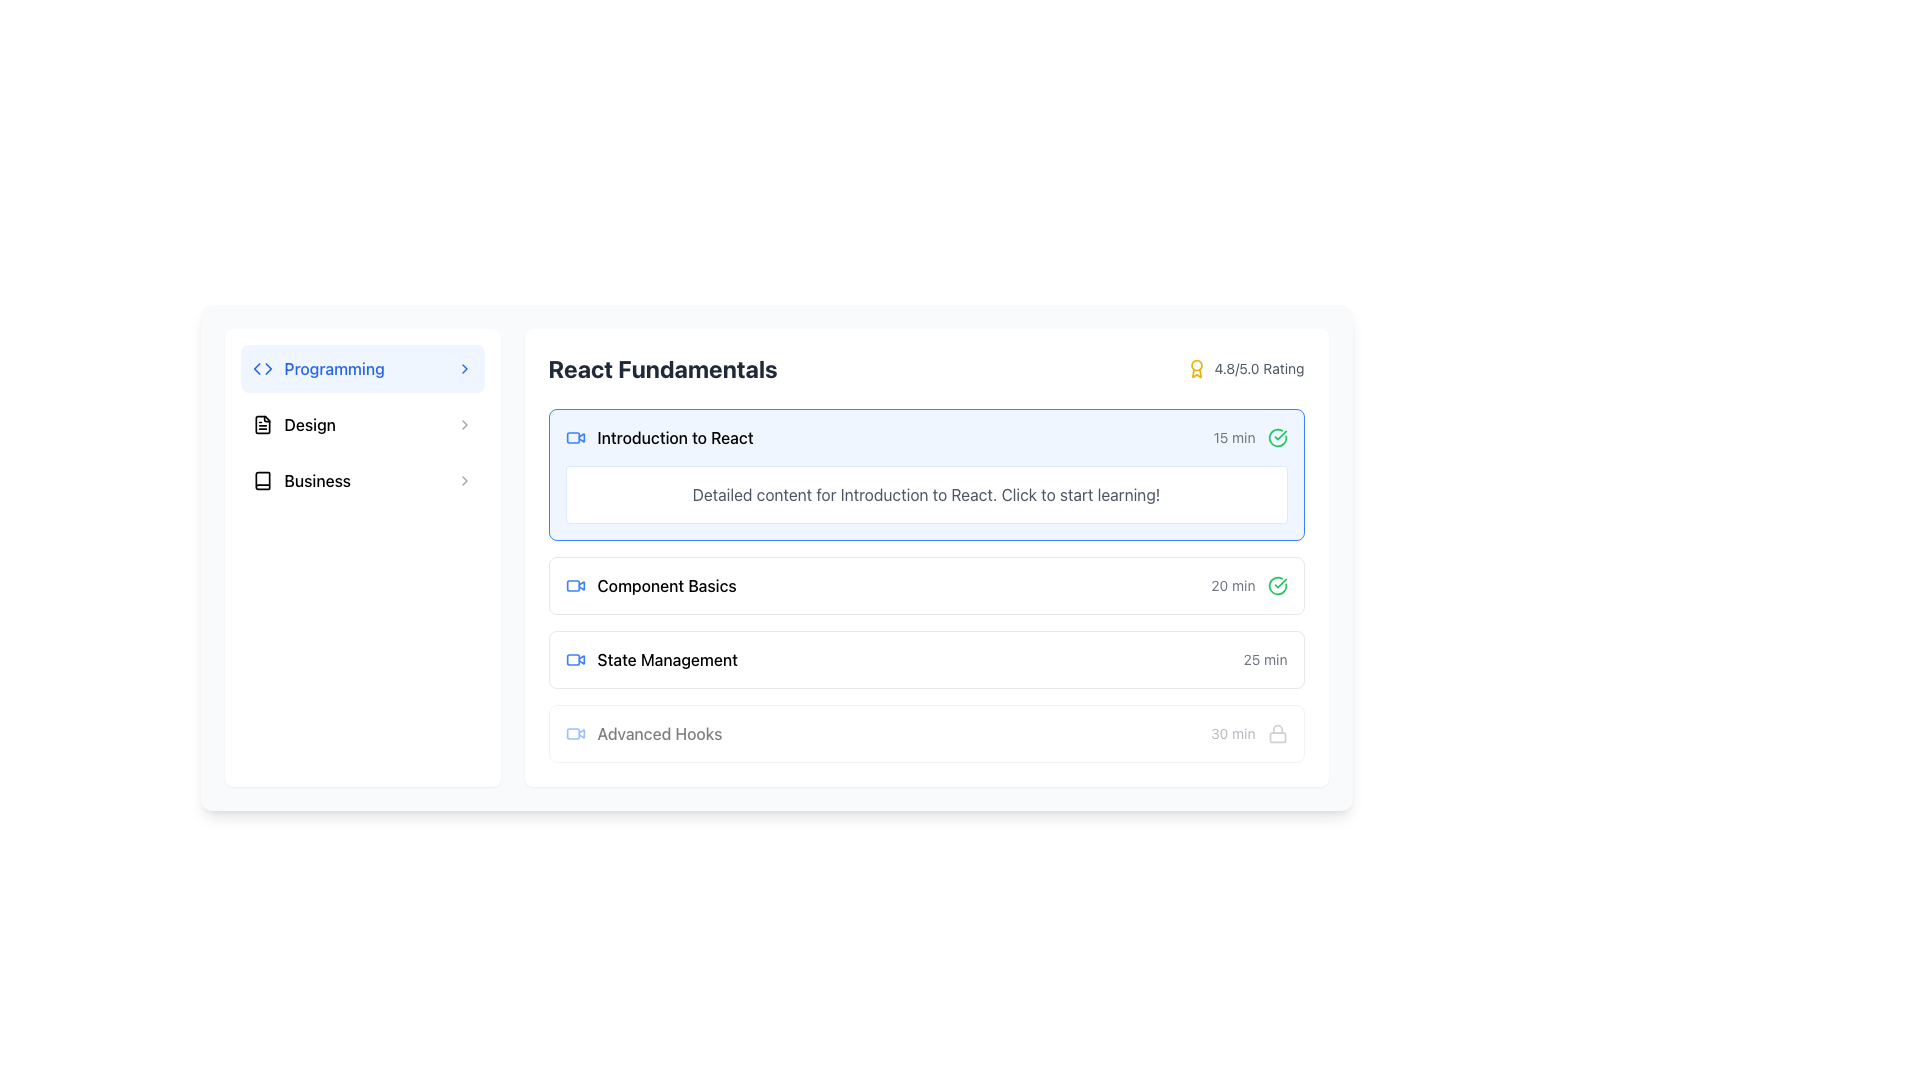 Image resolution: width=1920 pixels, height=1080 pixels. Describe the element at coordinates (255, 369) in the screenshot. I see `the left-pointing arrow-like Graphic SVG element that serves as a navigation function, located in the top-left area of the interface` at that location.